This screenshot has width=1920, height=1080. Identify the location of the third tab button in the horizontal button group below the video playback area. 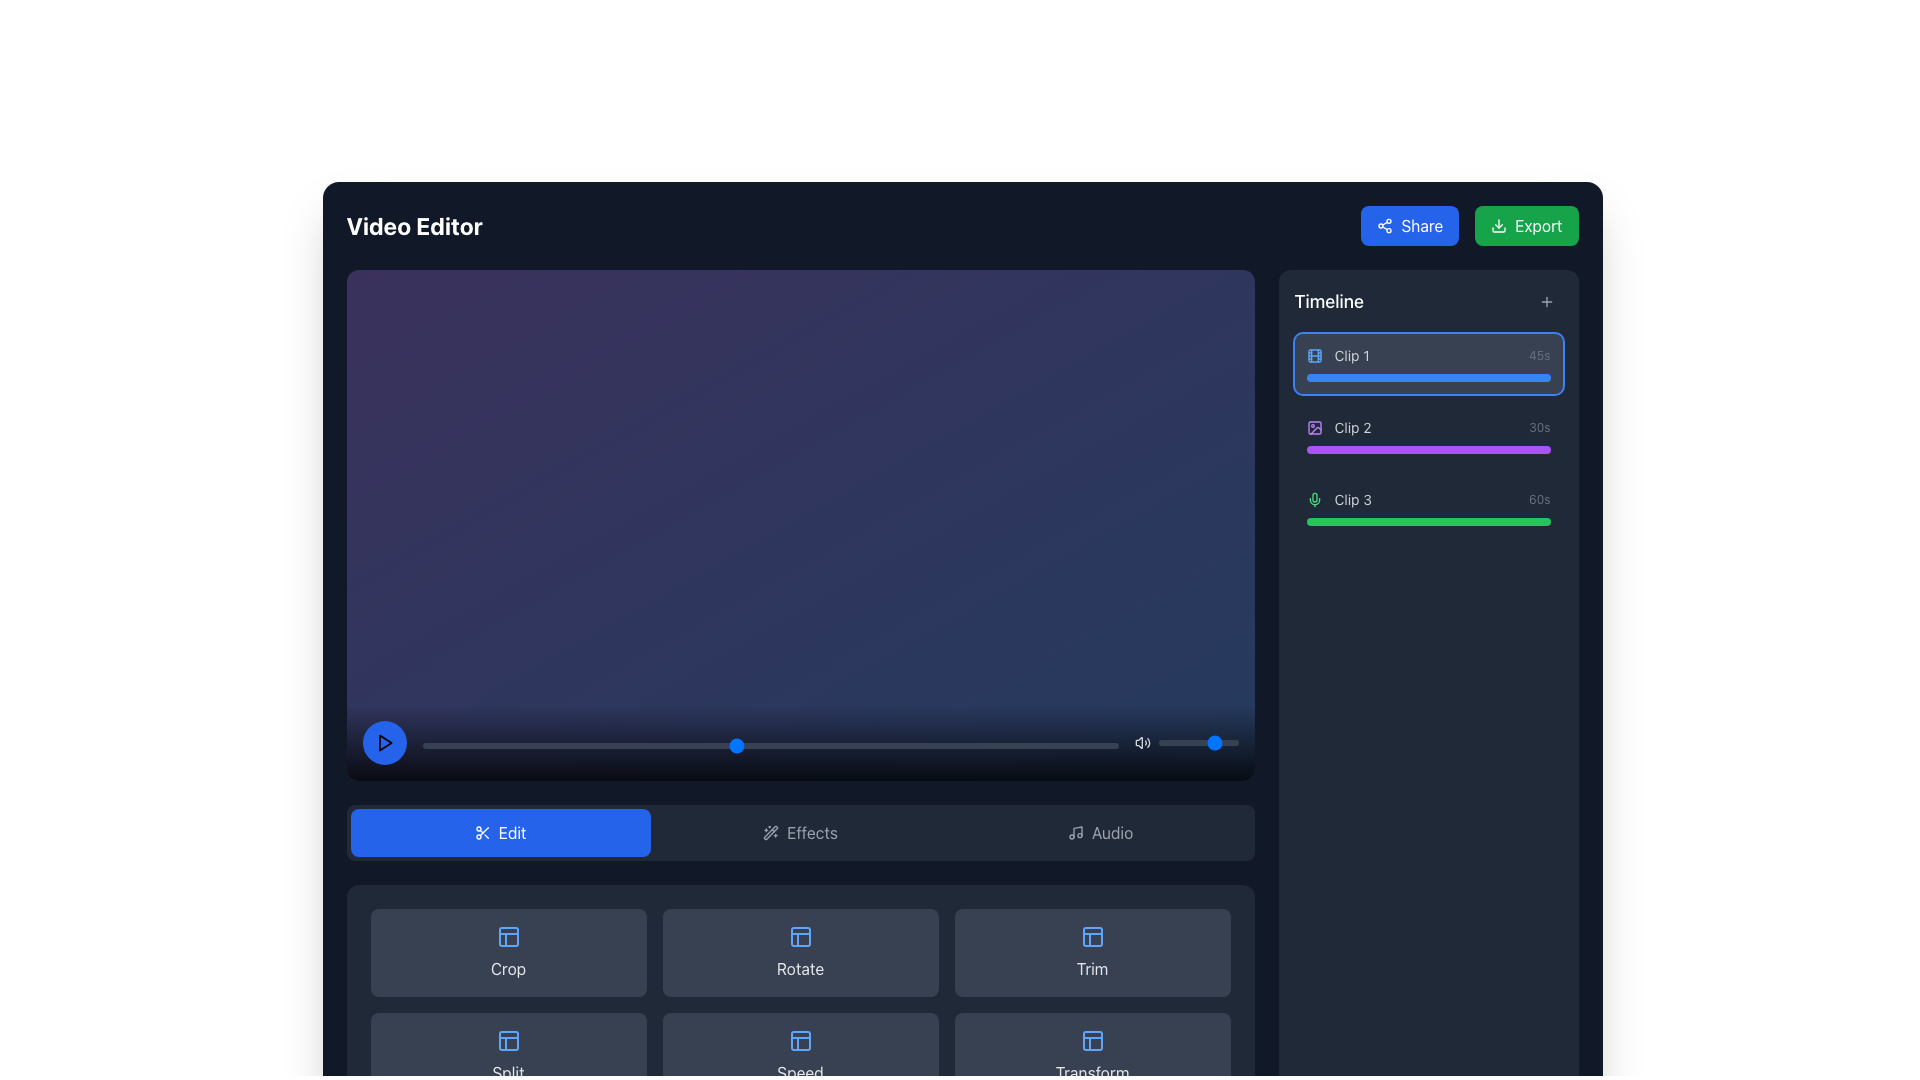
(1099, 832).